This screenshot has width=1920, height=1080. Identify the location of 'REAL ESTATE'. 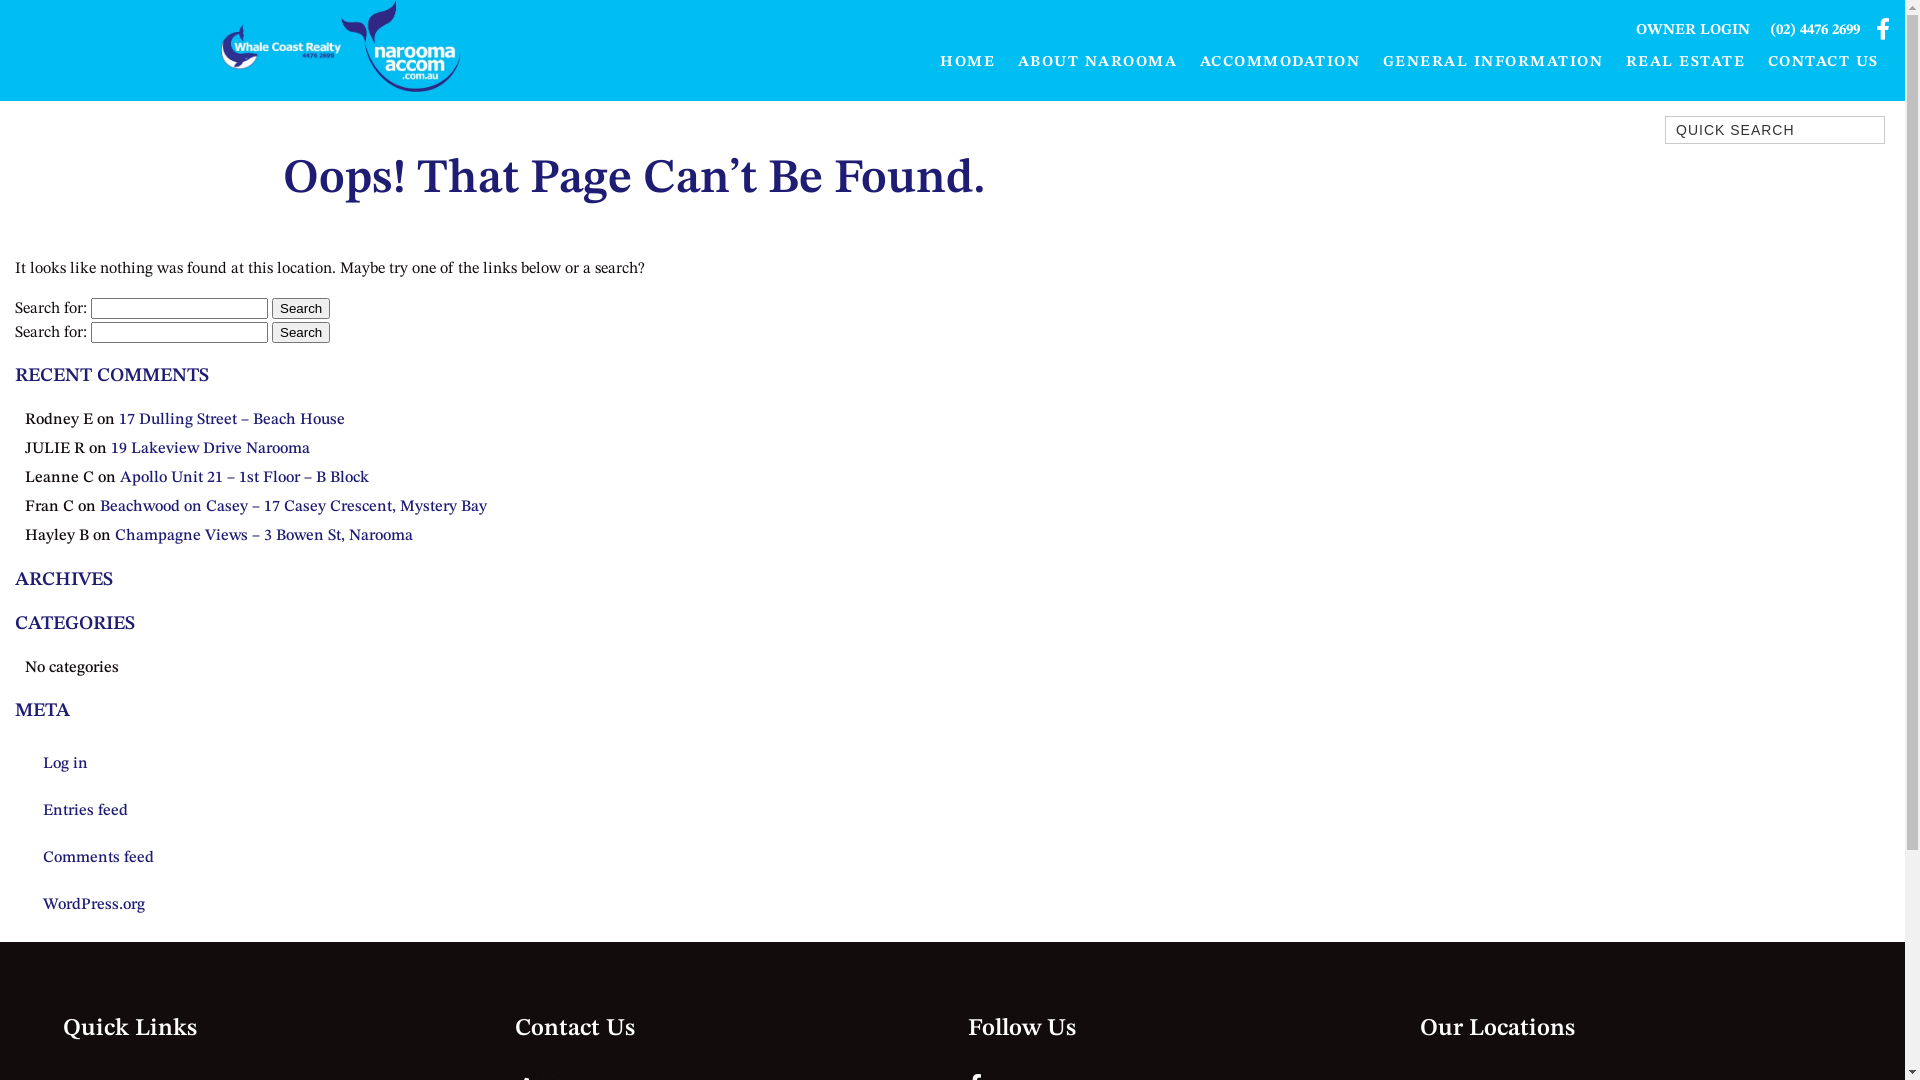
(1683, 61).